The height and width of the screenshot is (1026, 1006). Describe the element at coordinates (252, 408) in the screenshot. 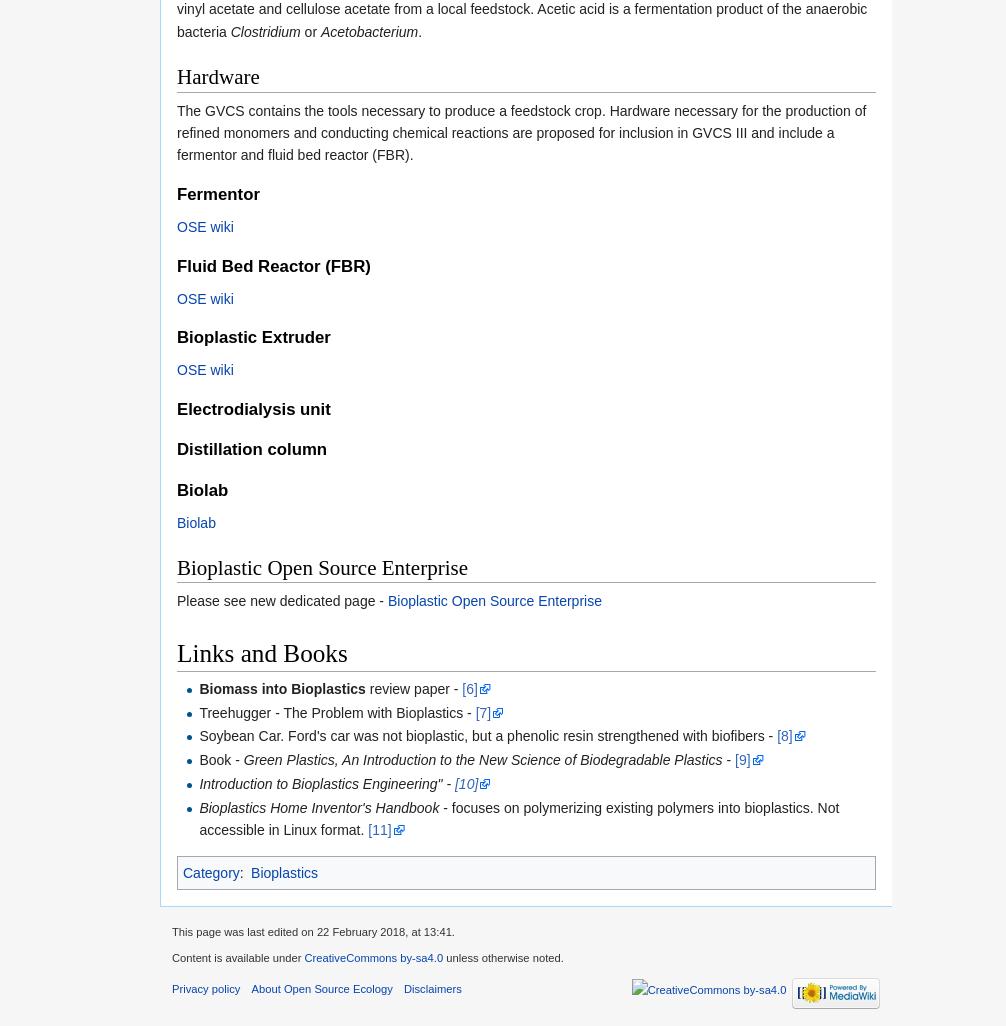

I see `'Electrodialysis unit'` at that location.